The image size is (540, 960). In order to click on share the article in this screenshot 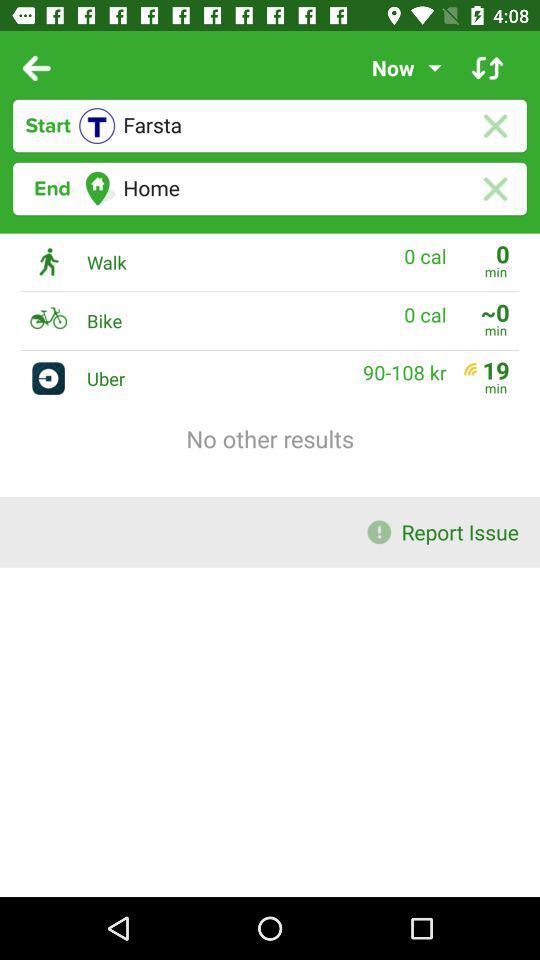, I will do `click(486, 68)`.